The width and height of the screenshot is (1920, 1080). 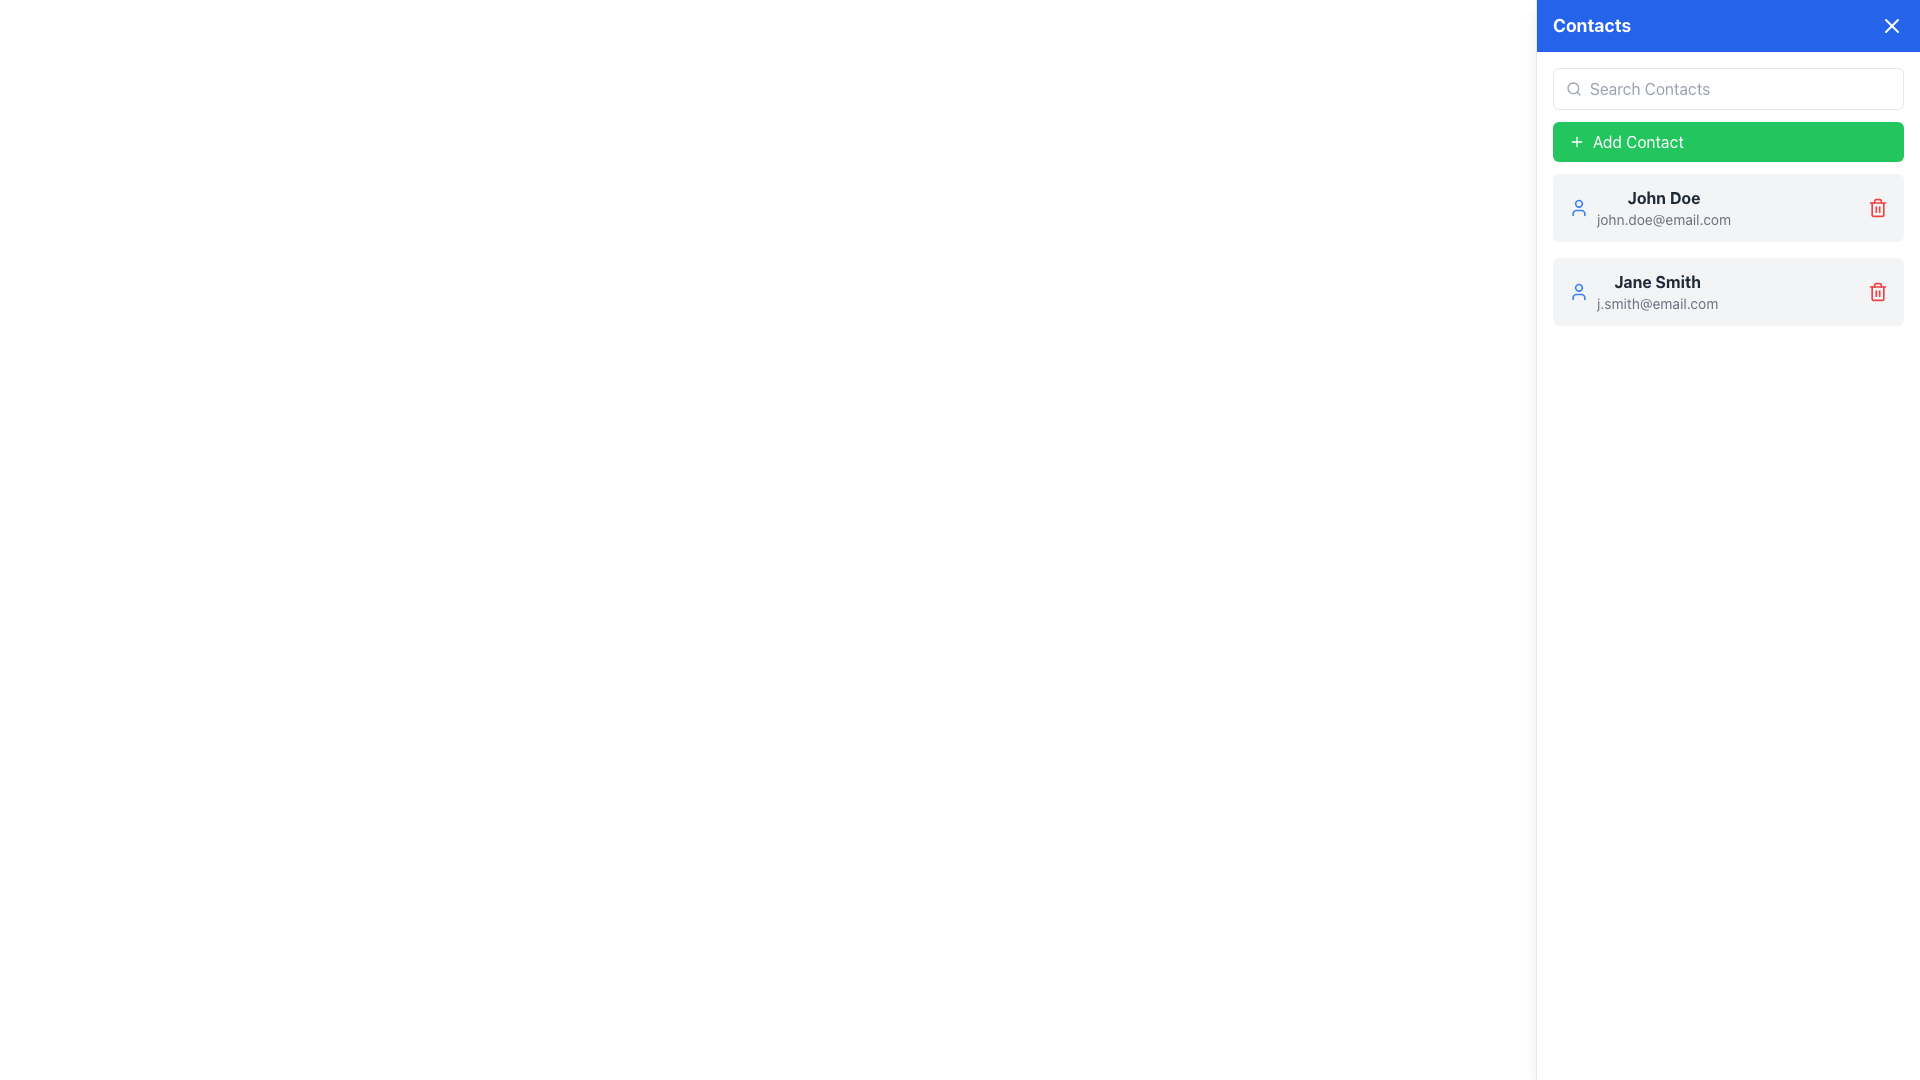 I want to click on the 'Contacts' static text label, which is styled with a bold font and located in the blue bar at the top of the sidebar, so click(x=1591, y=26).